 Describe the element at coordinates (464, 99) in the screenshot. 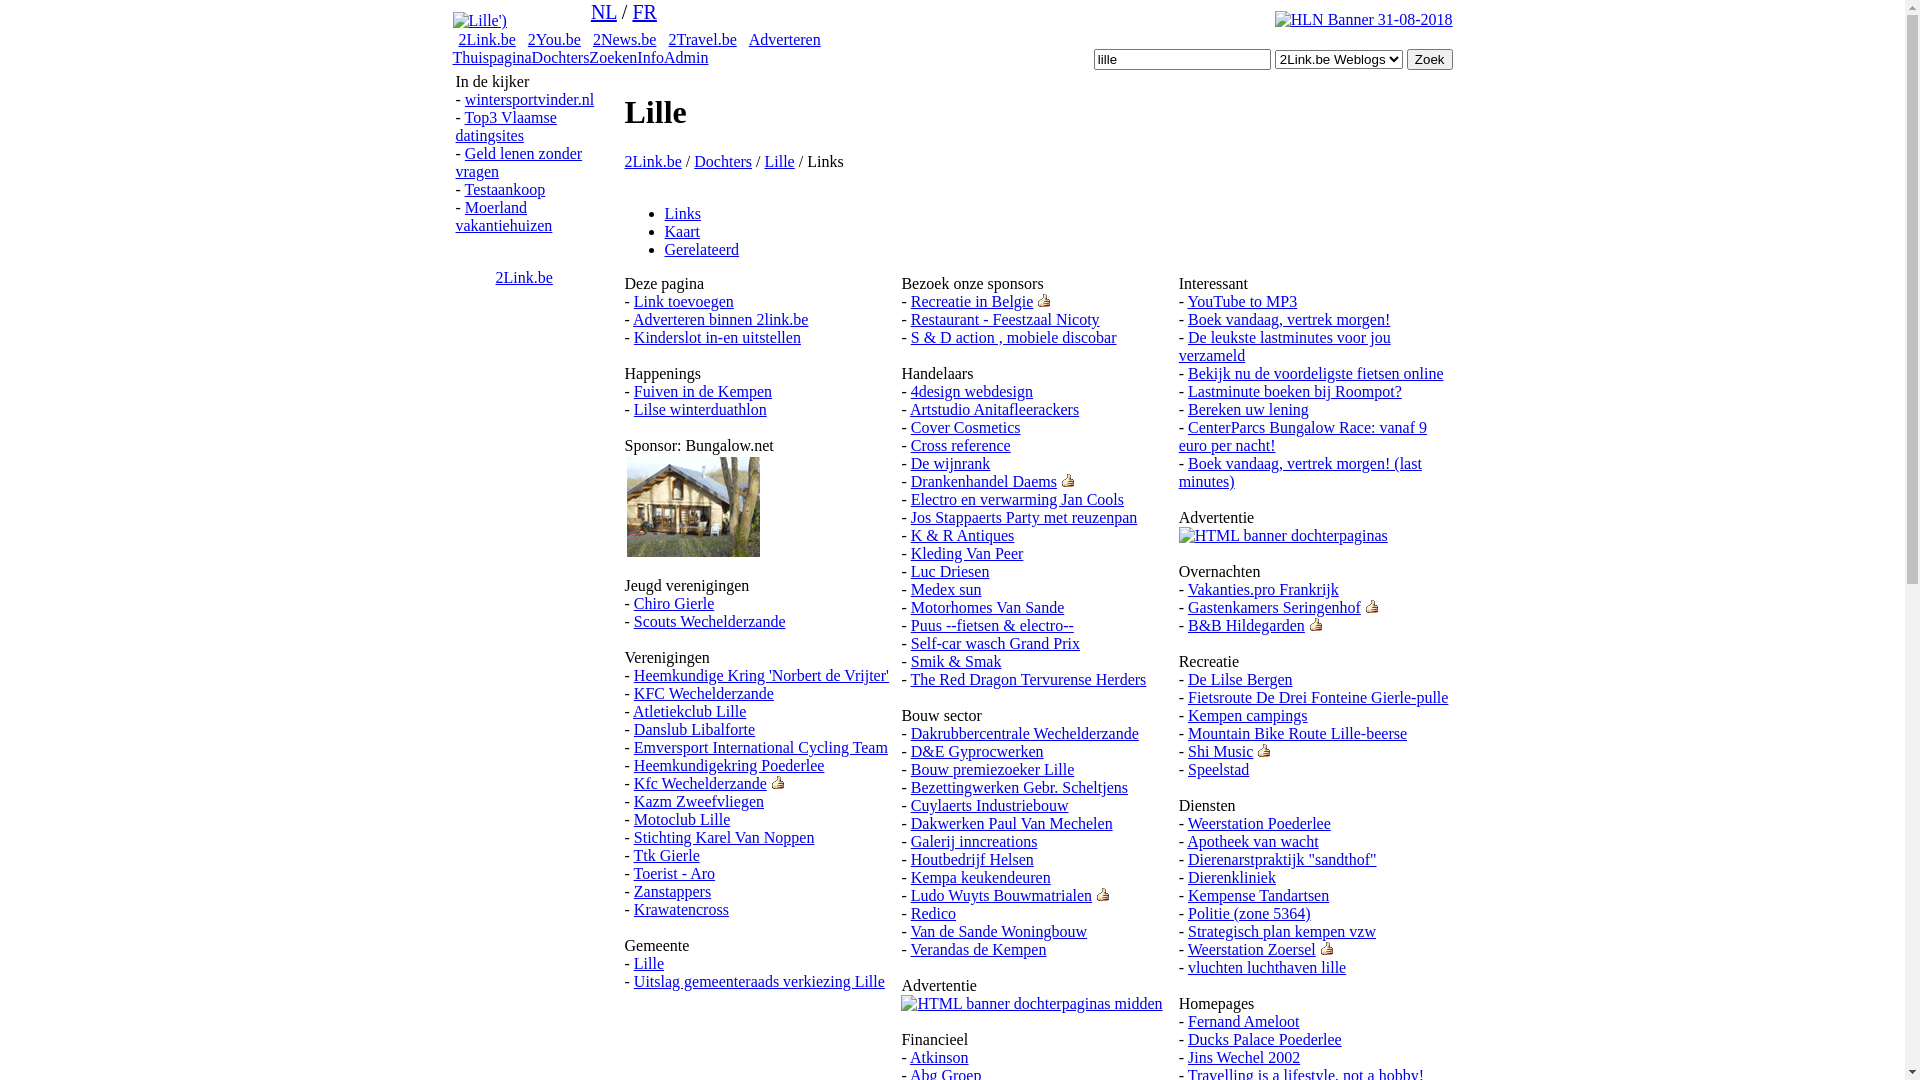

I see `'wintersportvinder.nl'` at that location.